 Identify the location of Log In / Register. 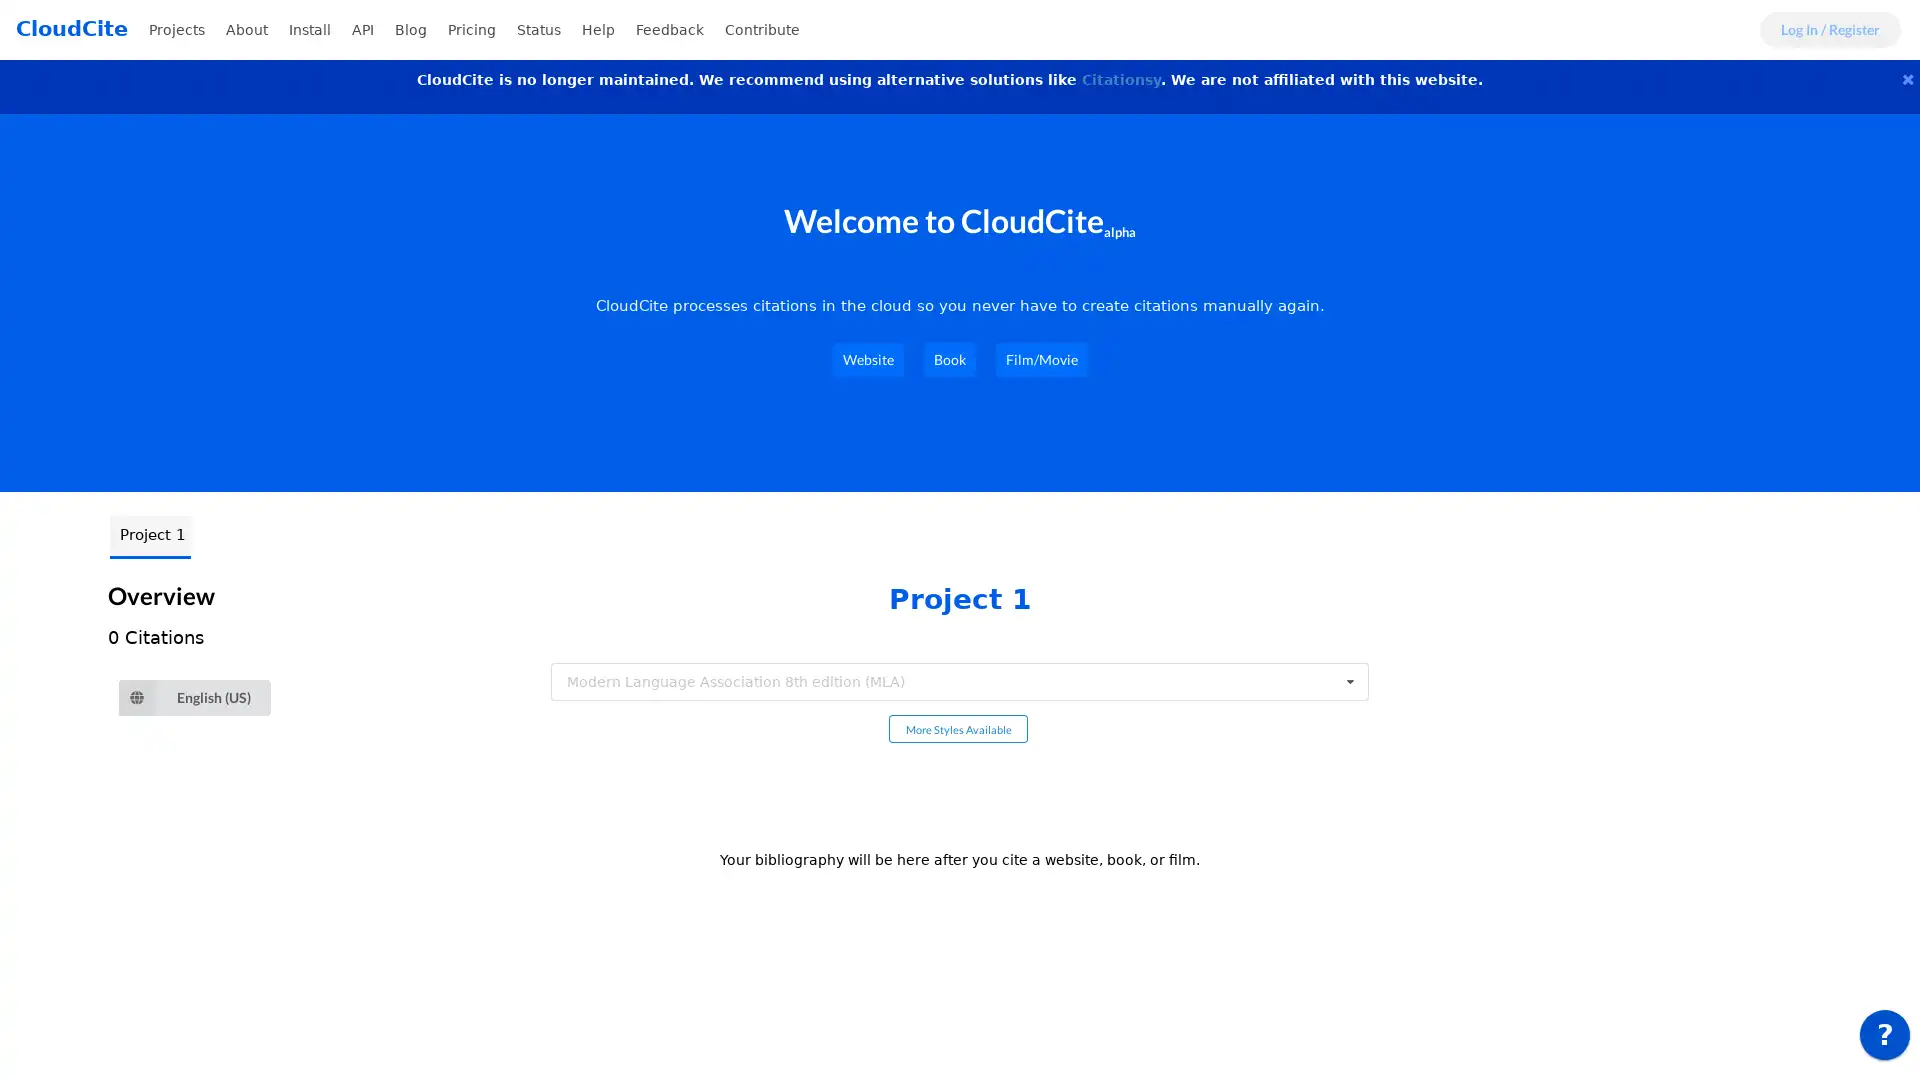
(1830, 30).